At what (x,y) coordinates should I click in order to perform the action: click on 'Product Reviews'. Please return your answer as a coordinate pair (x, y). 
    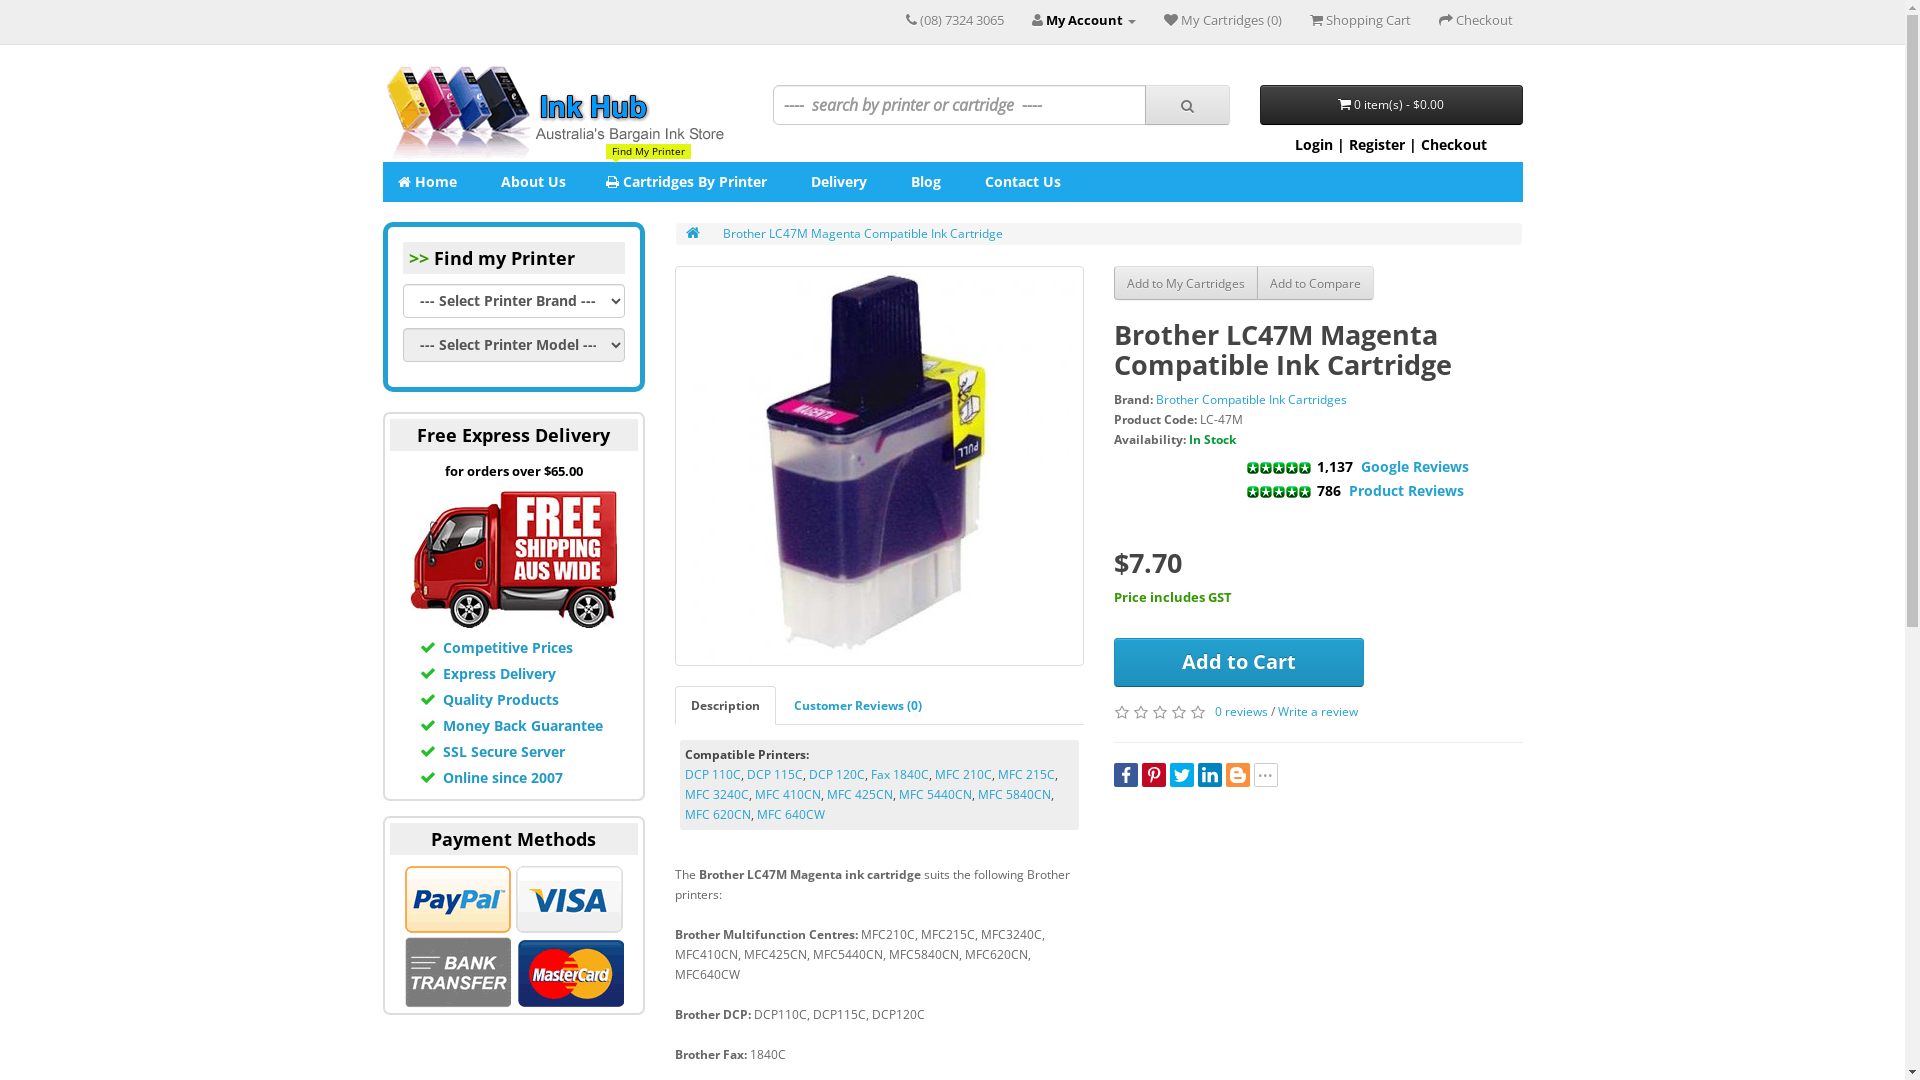
    Looking at the image, I should click on (1348, 490).